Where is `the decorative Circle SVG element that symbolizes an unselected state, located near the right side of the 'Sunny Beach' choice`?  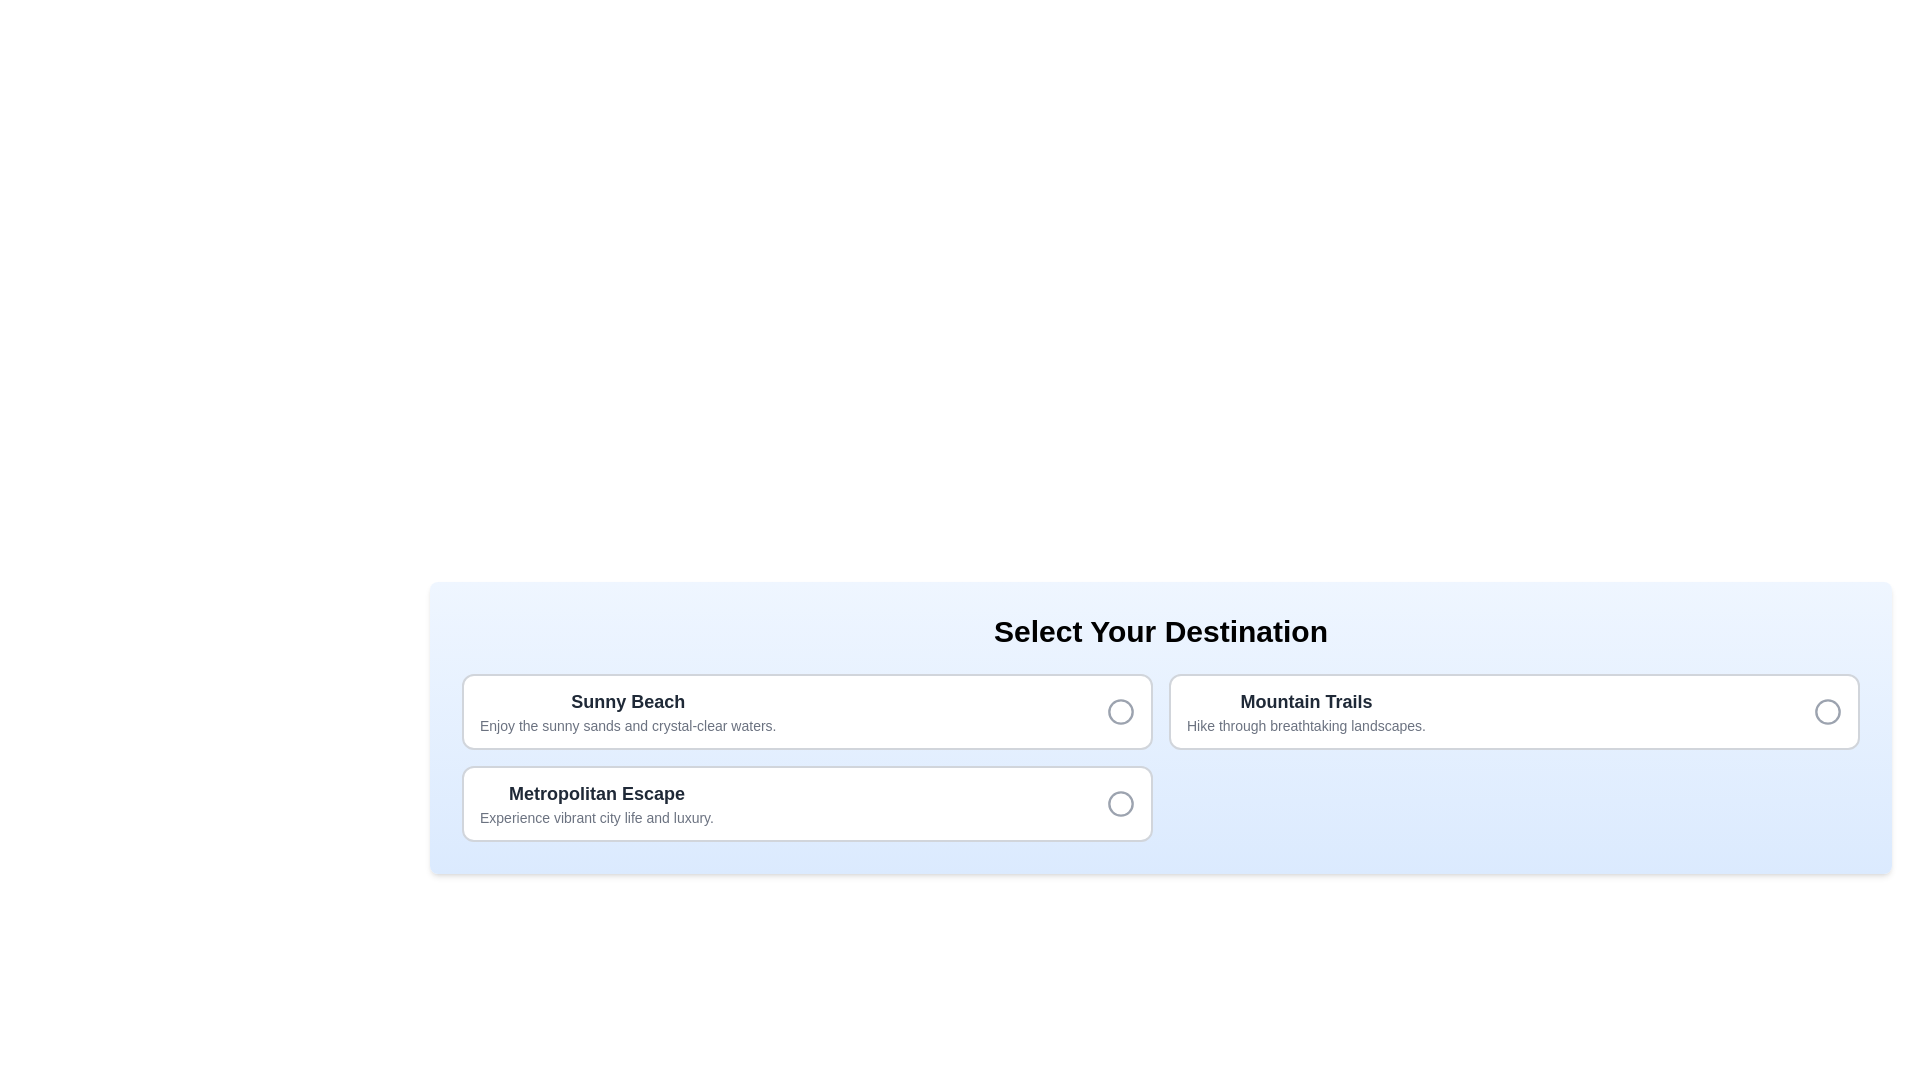
the decorative Circle SVG element that symbolizes an unselected state, located near the right side of the 'Sunny Beach' choice is located at coordinates (1121, 711).